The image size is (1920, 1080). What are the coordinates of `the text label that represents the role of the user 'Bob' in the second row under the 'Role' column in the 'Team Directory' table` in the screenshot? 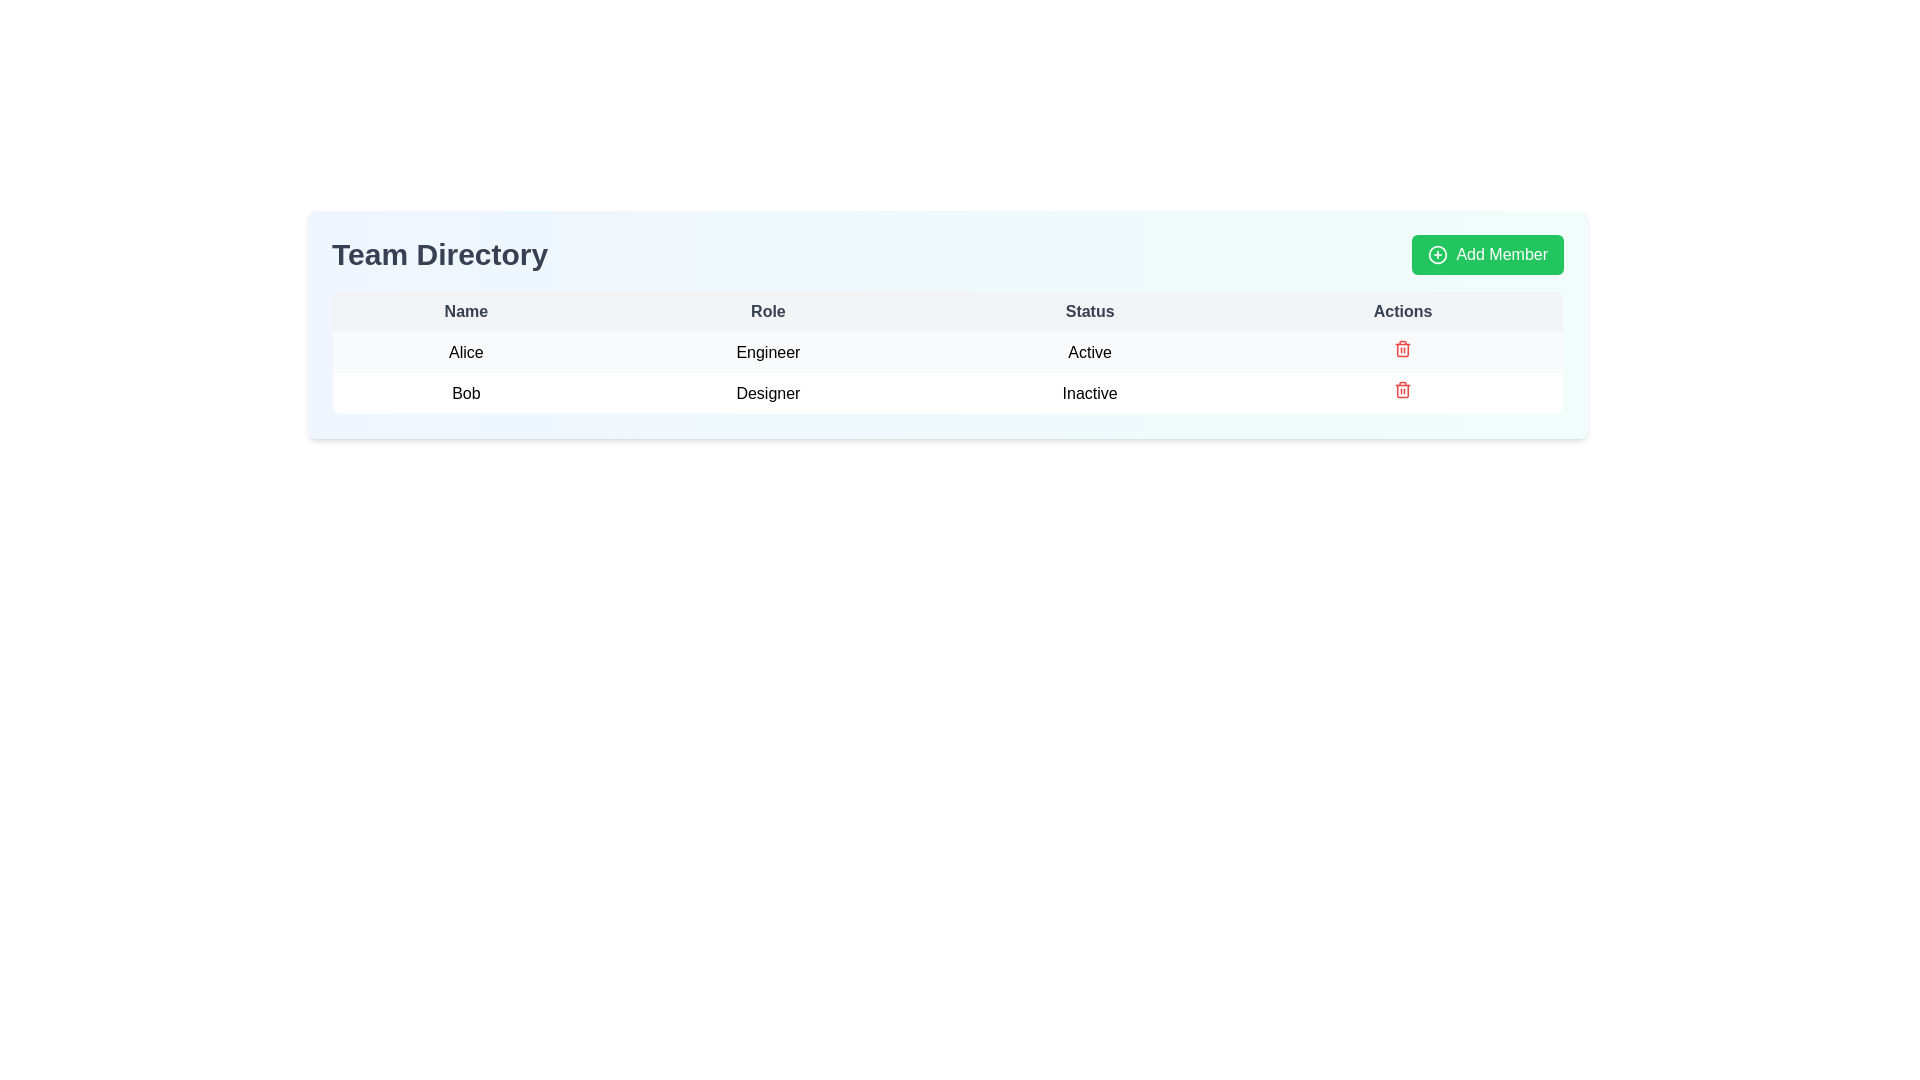 It's located at (767, 393).